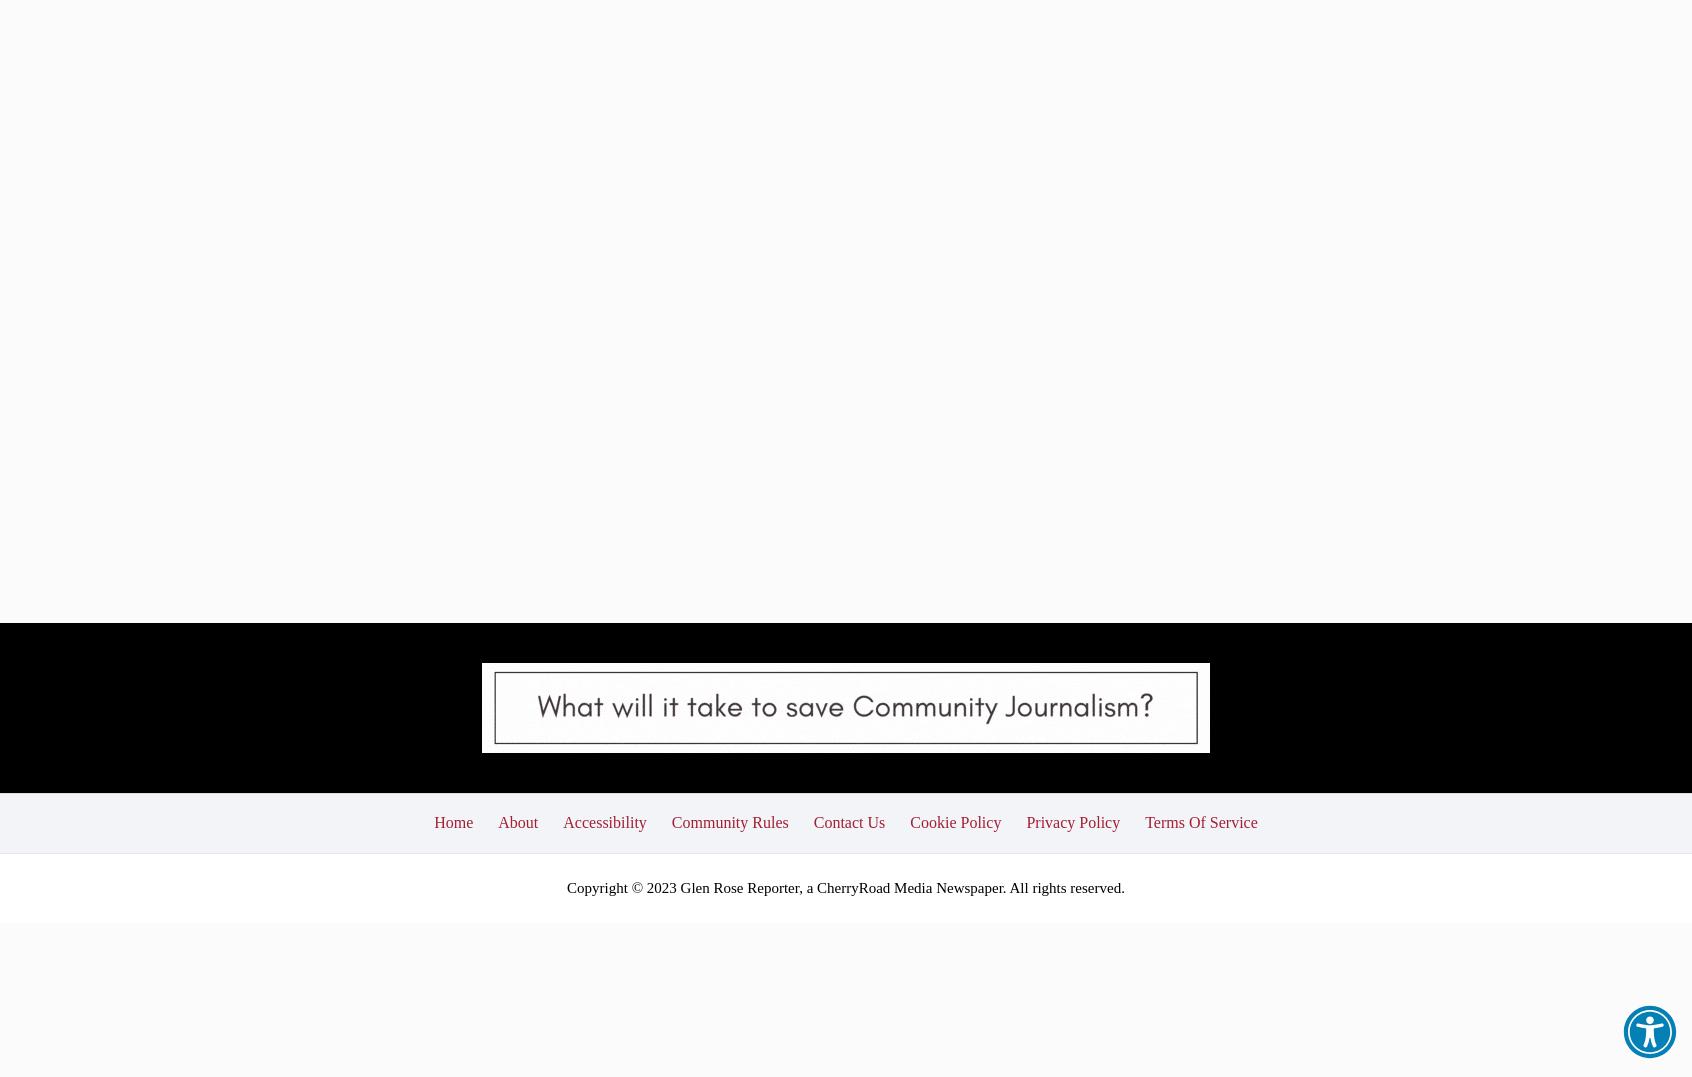 Image resolution: width=1692 pixels, height=1077 pixels. What do you see at coordinates (955, 668) in the screenshot?
I see `'Cookie Policy'` at bounding box center [955, 668].